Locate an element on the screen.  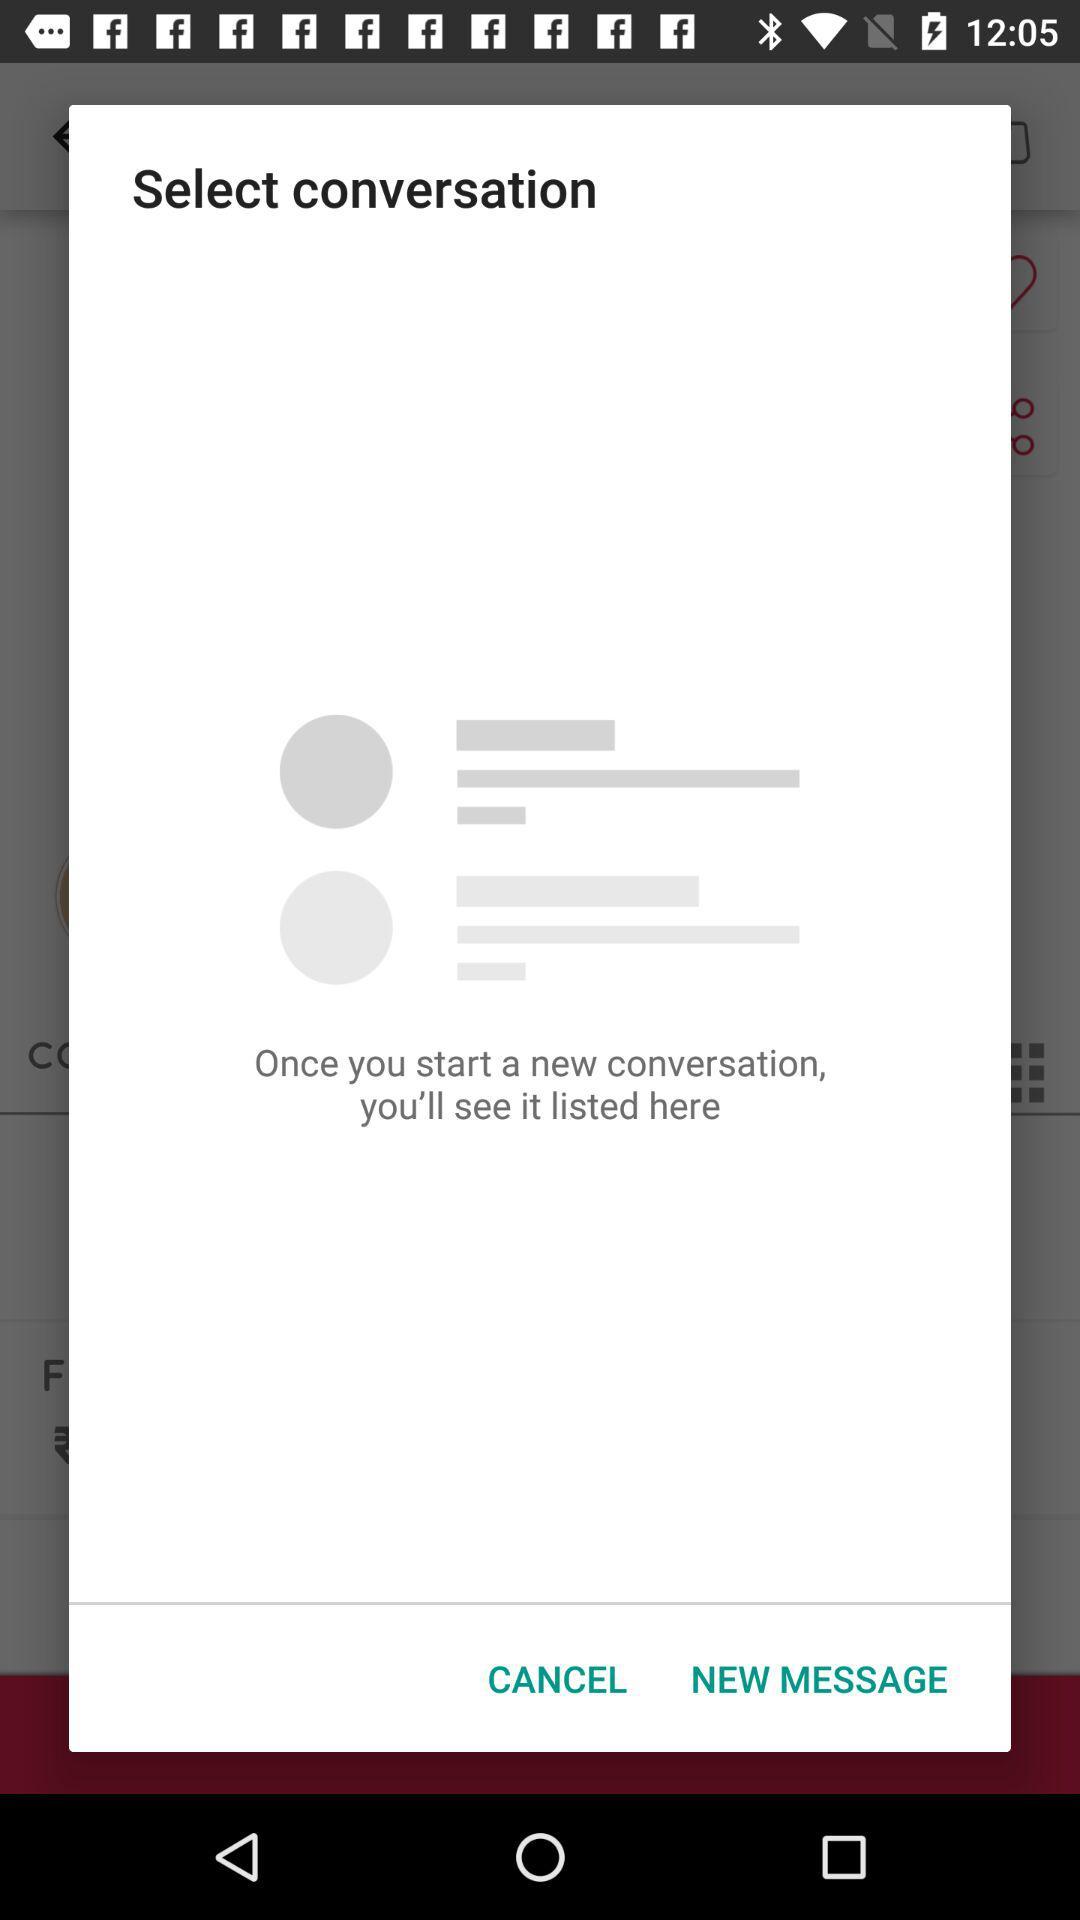
the new message at the bottom right corner is located at coordinates (819, 1678).